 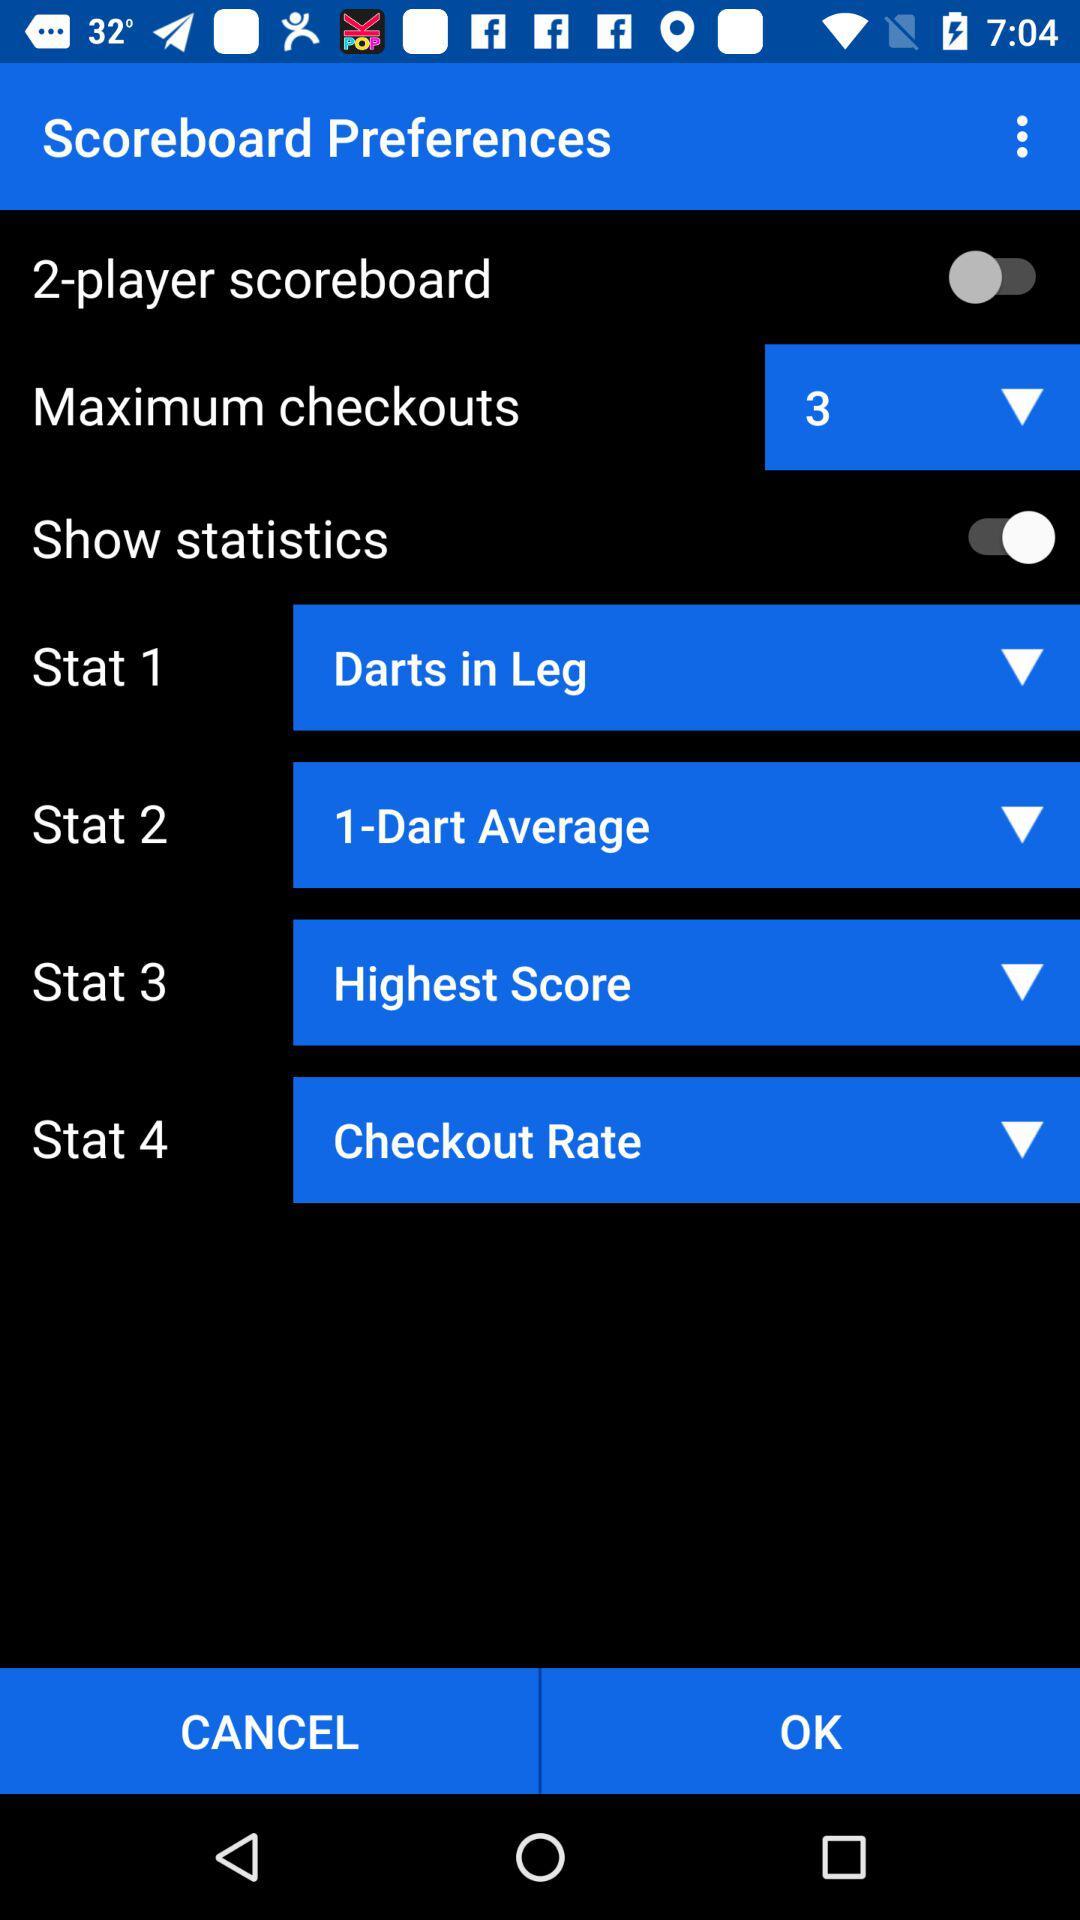 I want to click on the item at the bottom left corner, so click(x=268, y=1730).